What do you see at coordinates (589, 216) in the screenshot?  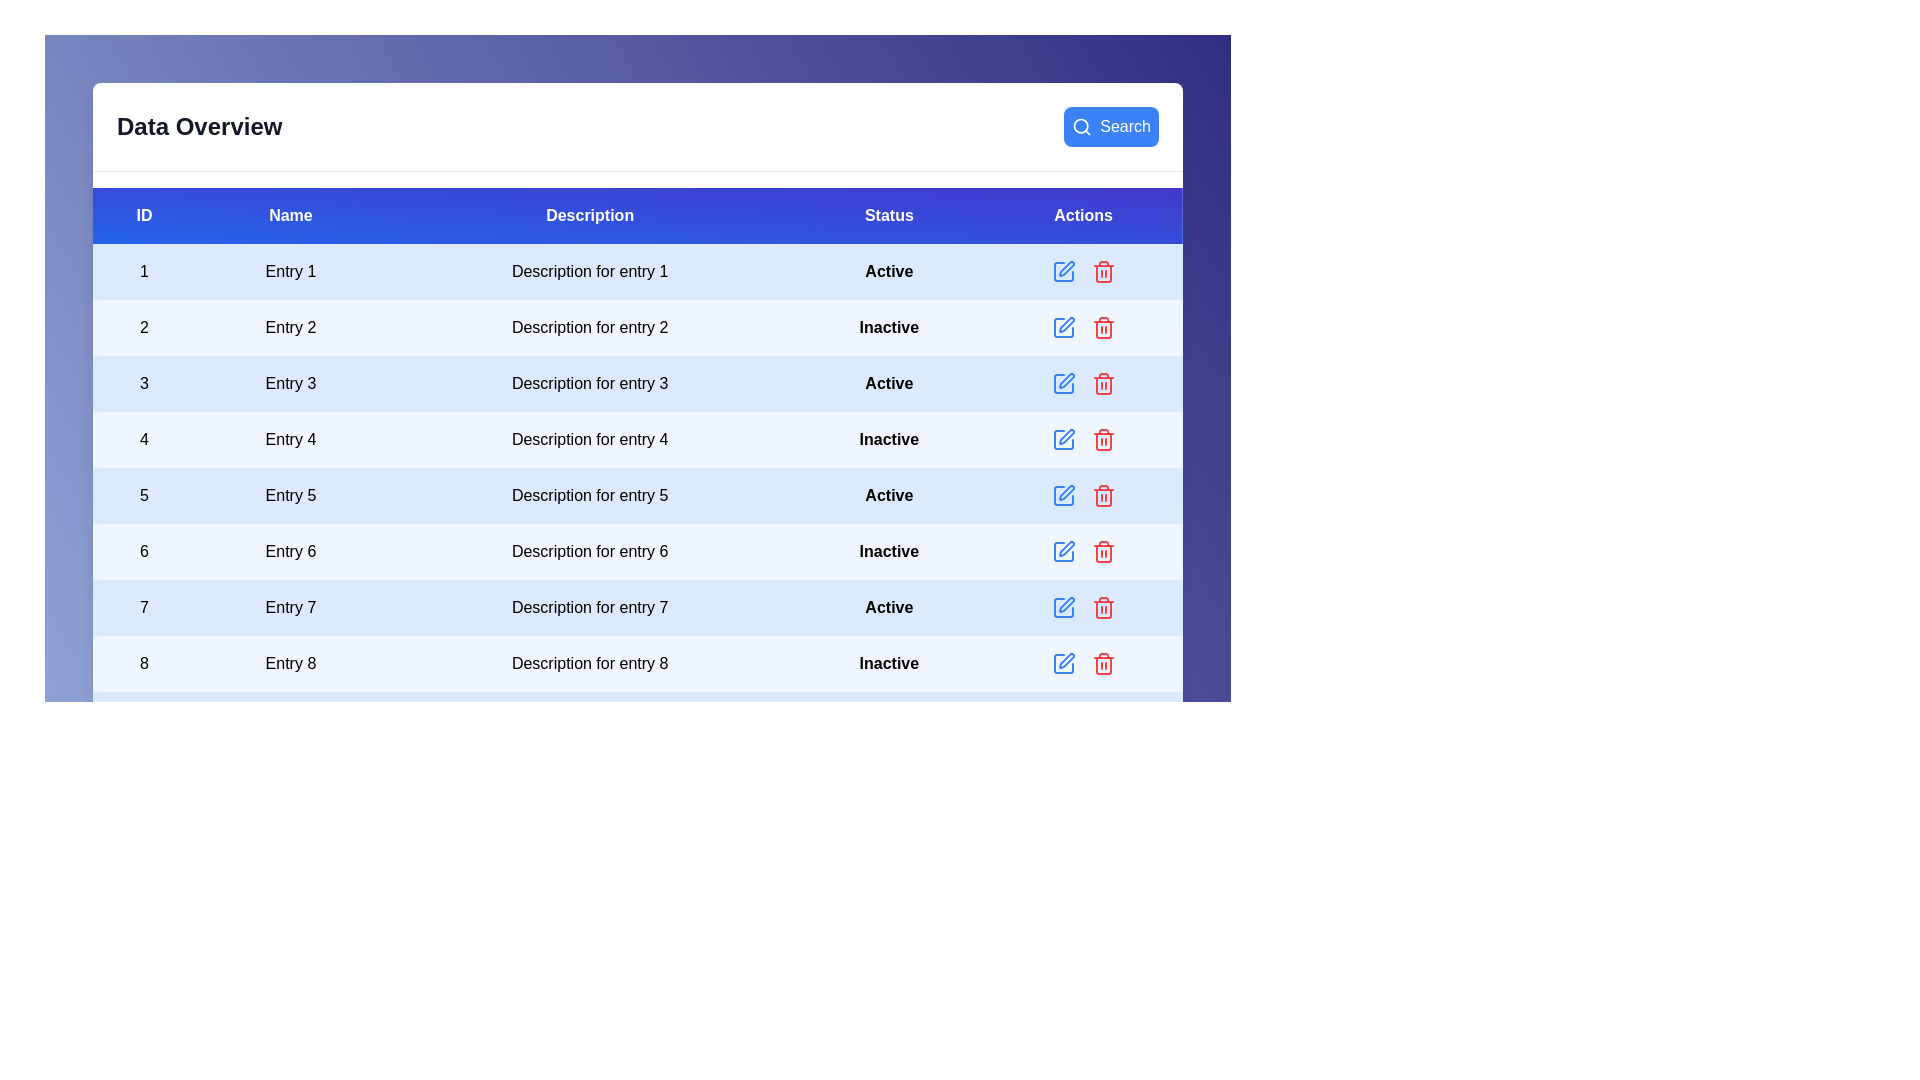 I see `the header of the column 'Description' to sort it` at bounding box center [589, 216].